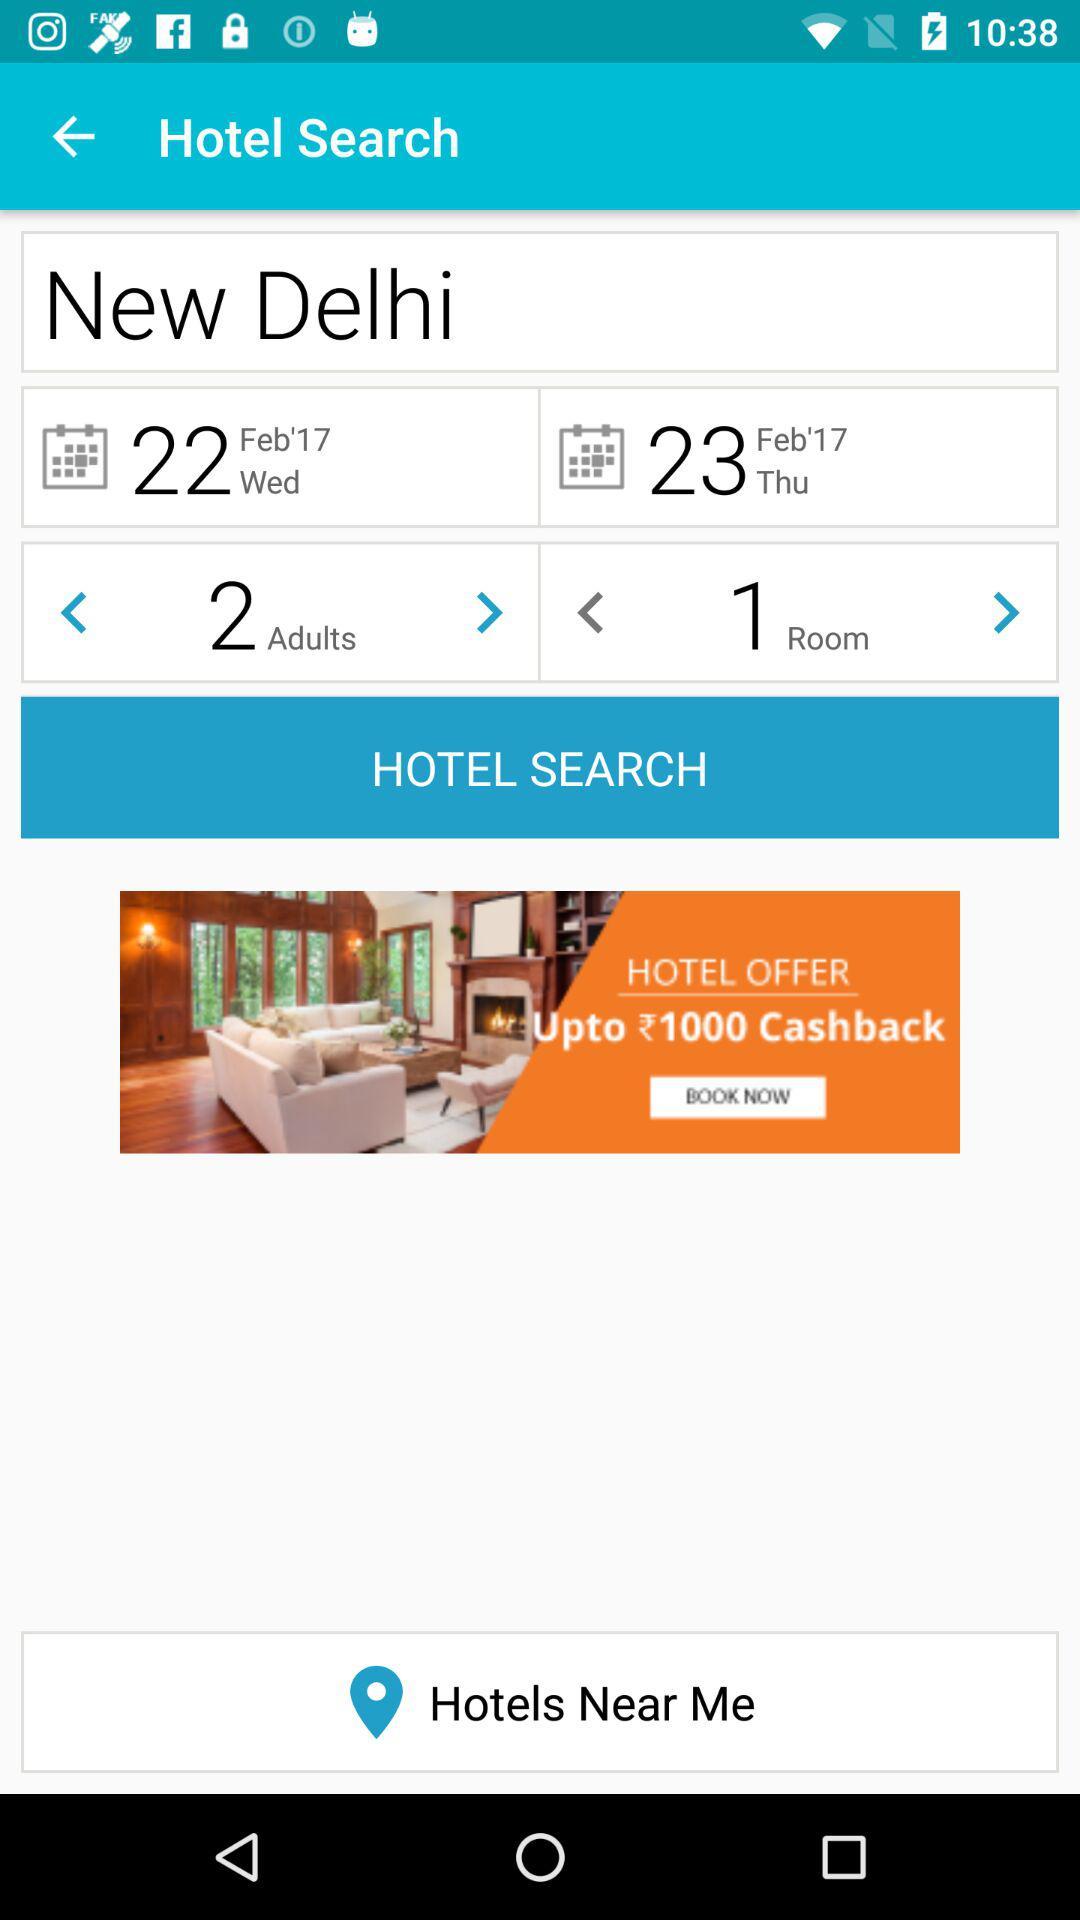 The width and height of the screenshot is (1080, 1920). Describe the element at coordinates (1006, 611) in the screenshot. I see `increase room` at that location.